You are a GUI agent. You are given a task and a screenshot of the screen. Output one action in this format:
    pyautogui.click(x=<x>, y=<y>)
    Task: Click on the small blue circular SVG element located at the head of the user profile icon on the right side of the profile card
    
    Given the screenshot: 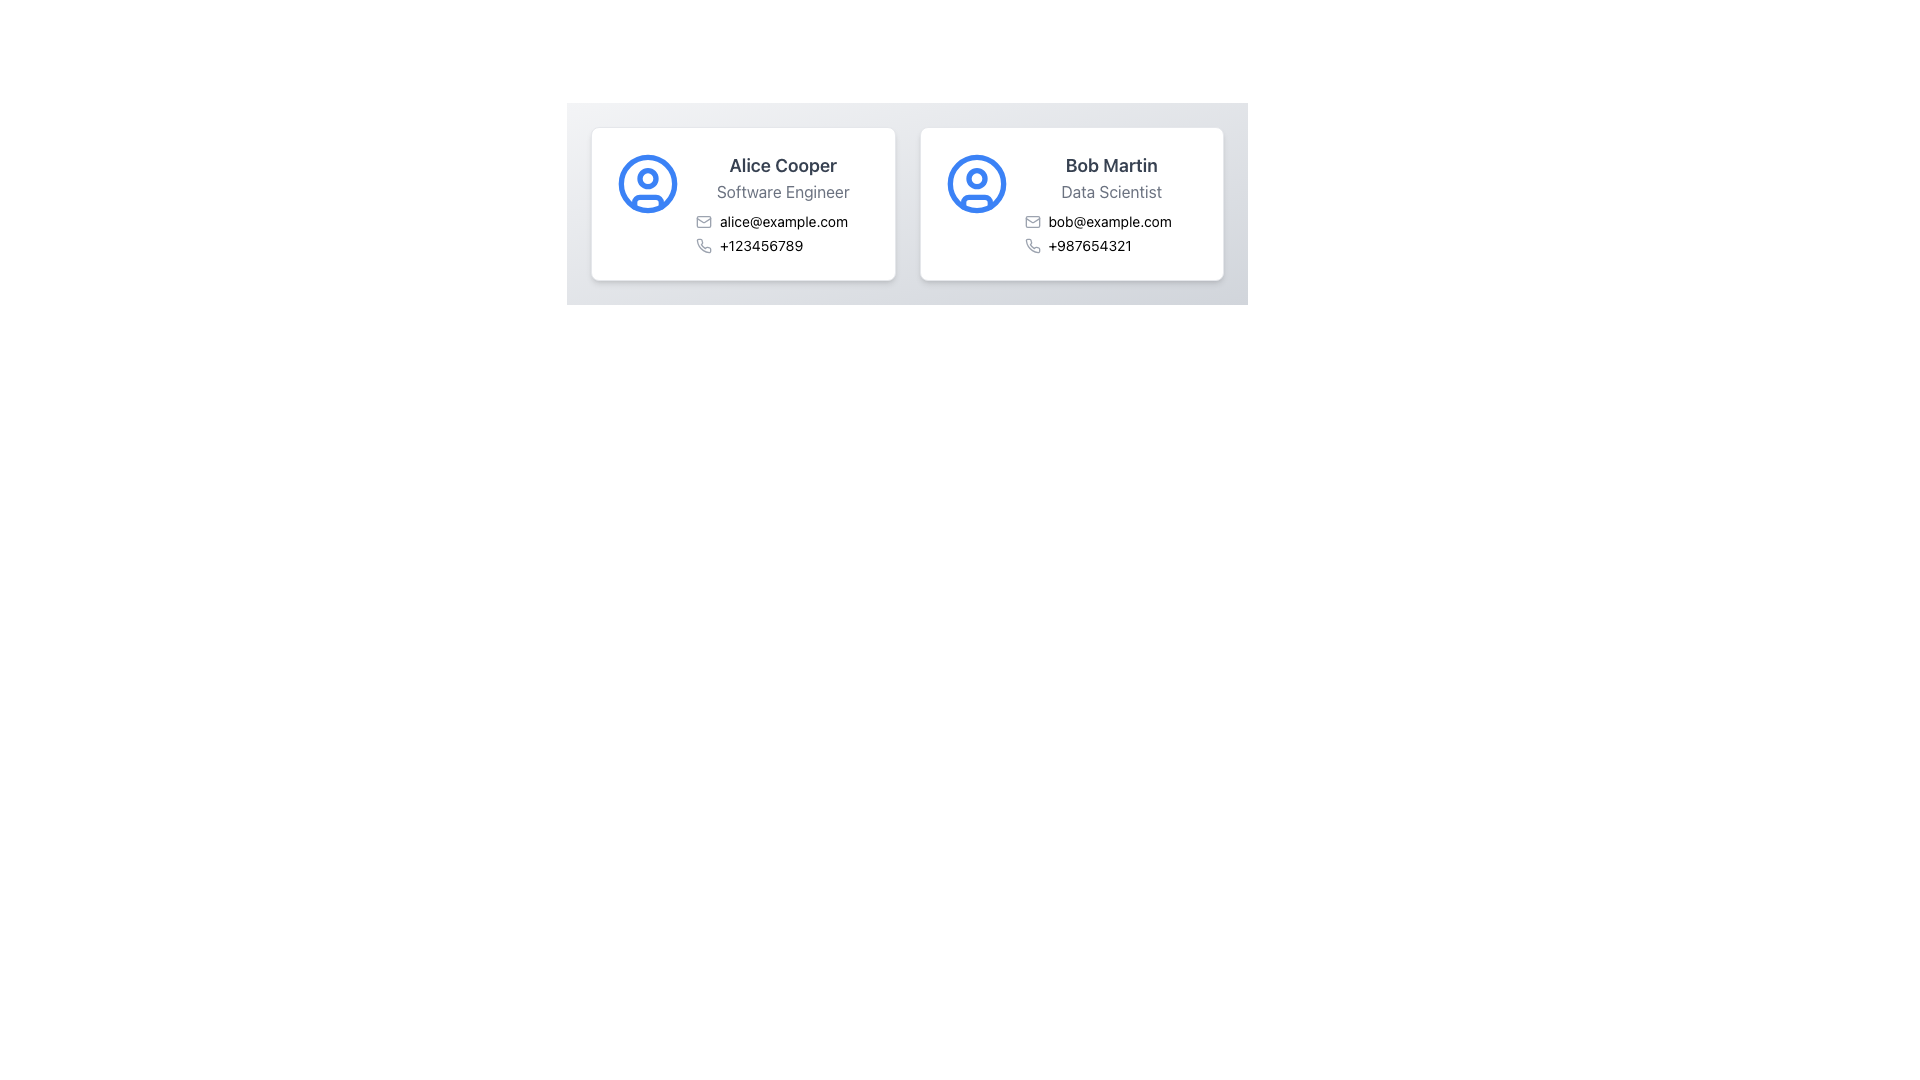 What is the action you would take?
    pyautogui.click(x=976, y=177)
    